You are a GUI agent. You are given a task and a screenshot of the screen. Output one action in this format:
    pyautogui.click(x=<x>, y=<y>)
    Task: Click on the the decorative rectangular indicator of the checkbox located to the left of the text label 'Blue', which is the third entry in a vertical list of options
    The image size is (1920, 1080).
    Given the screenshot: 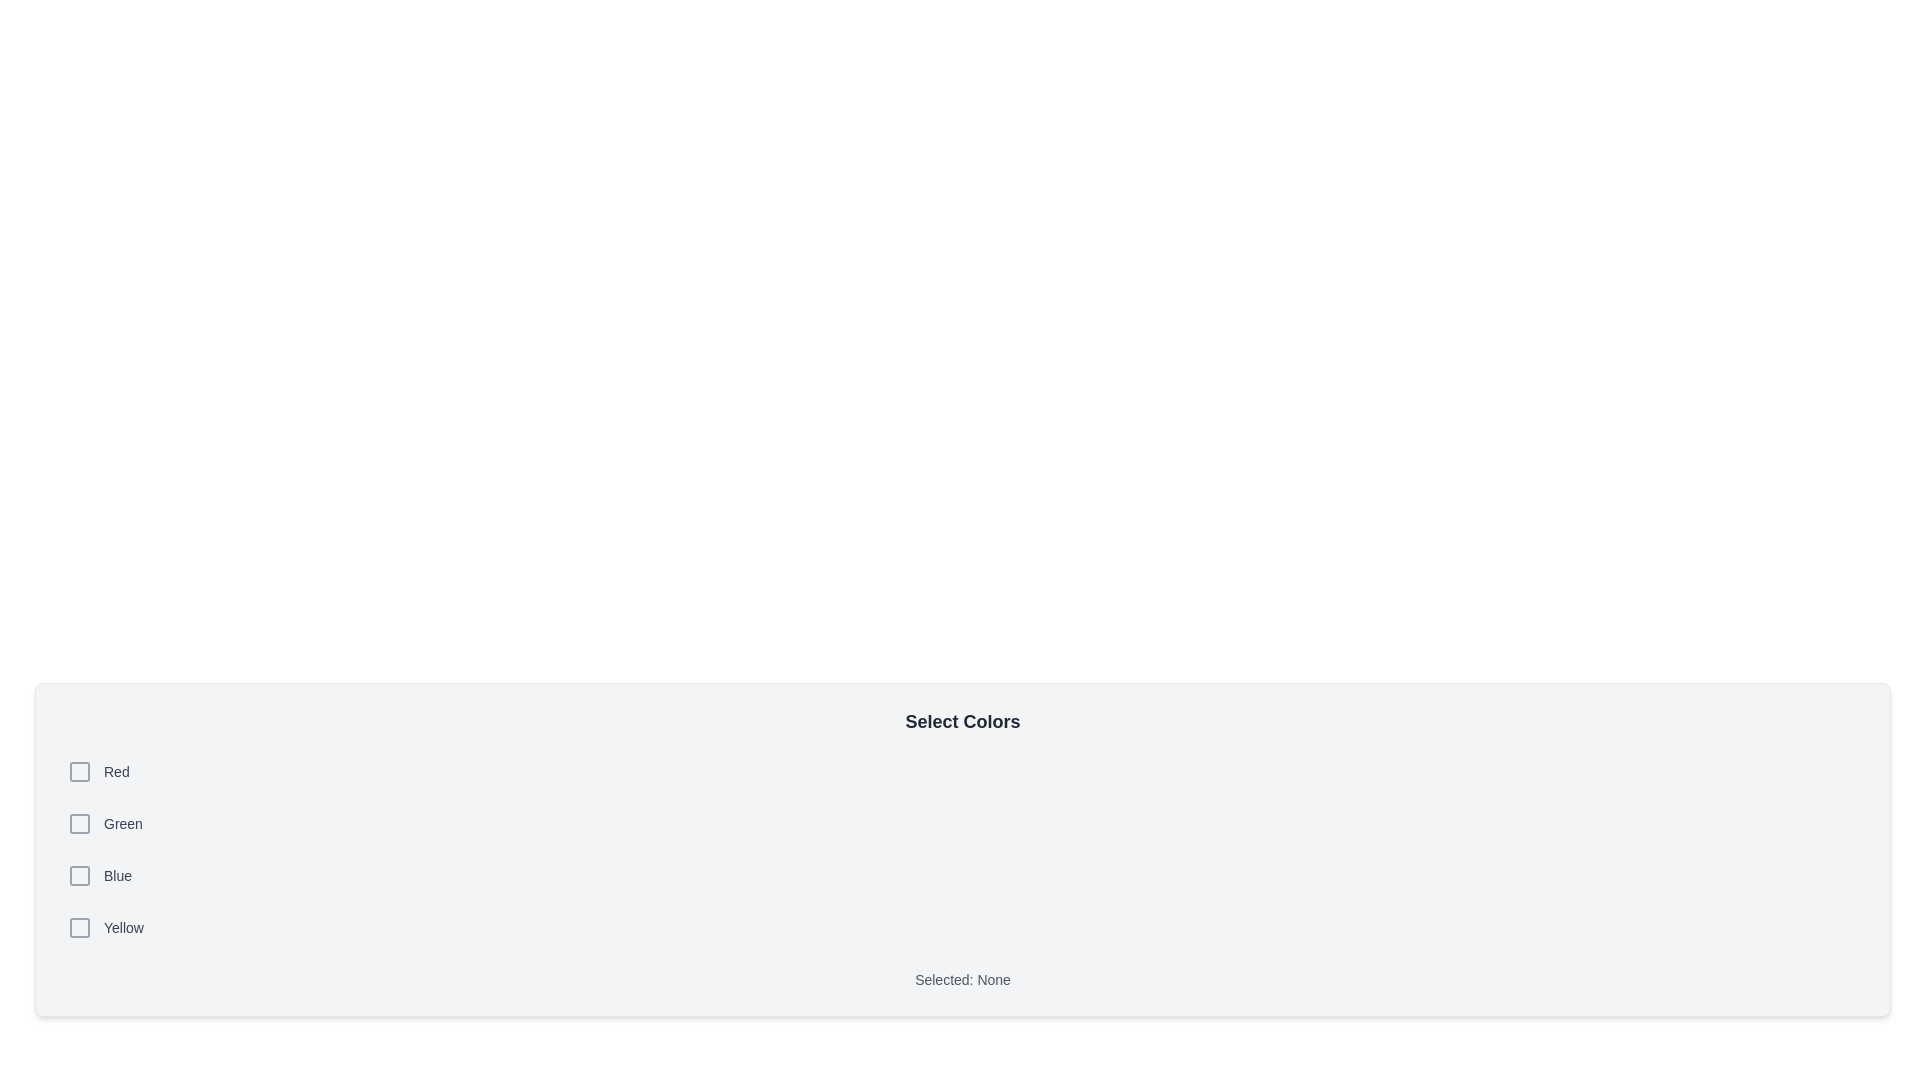 What is the action you would take?
    pyautogui.click(x=80, y=874)
    